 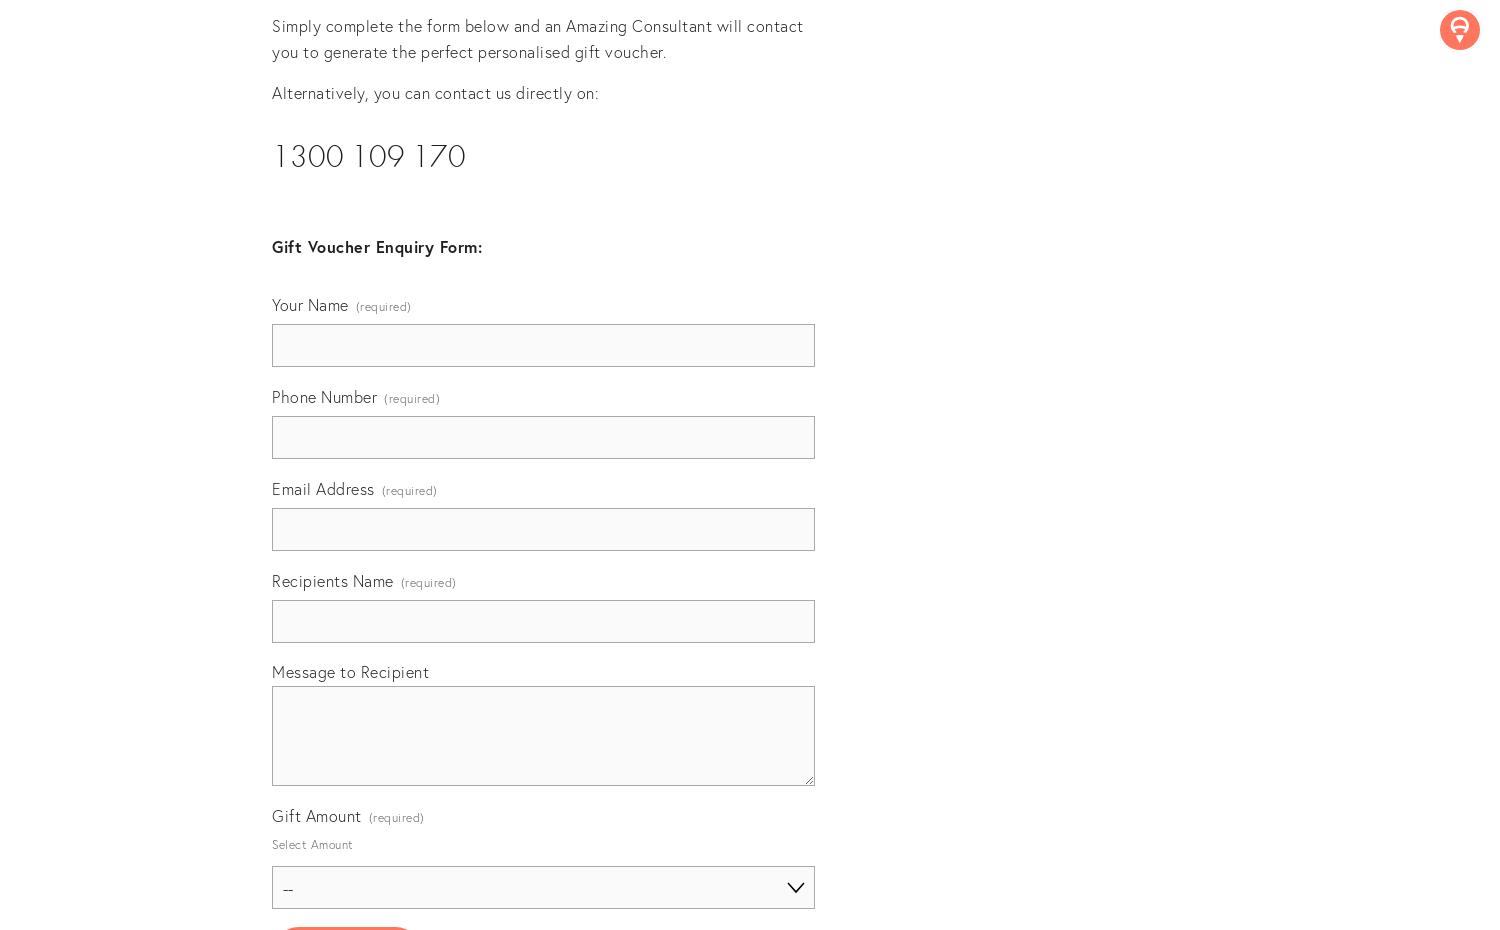 I want to click on 'Gift Voucher Enquiry Form:', so click(x=376, y=245).